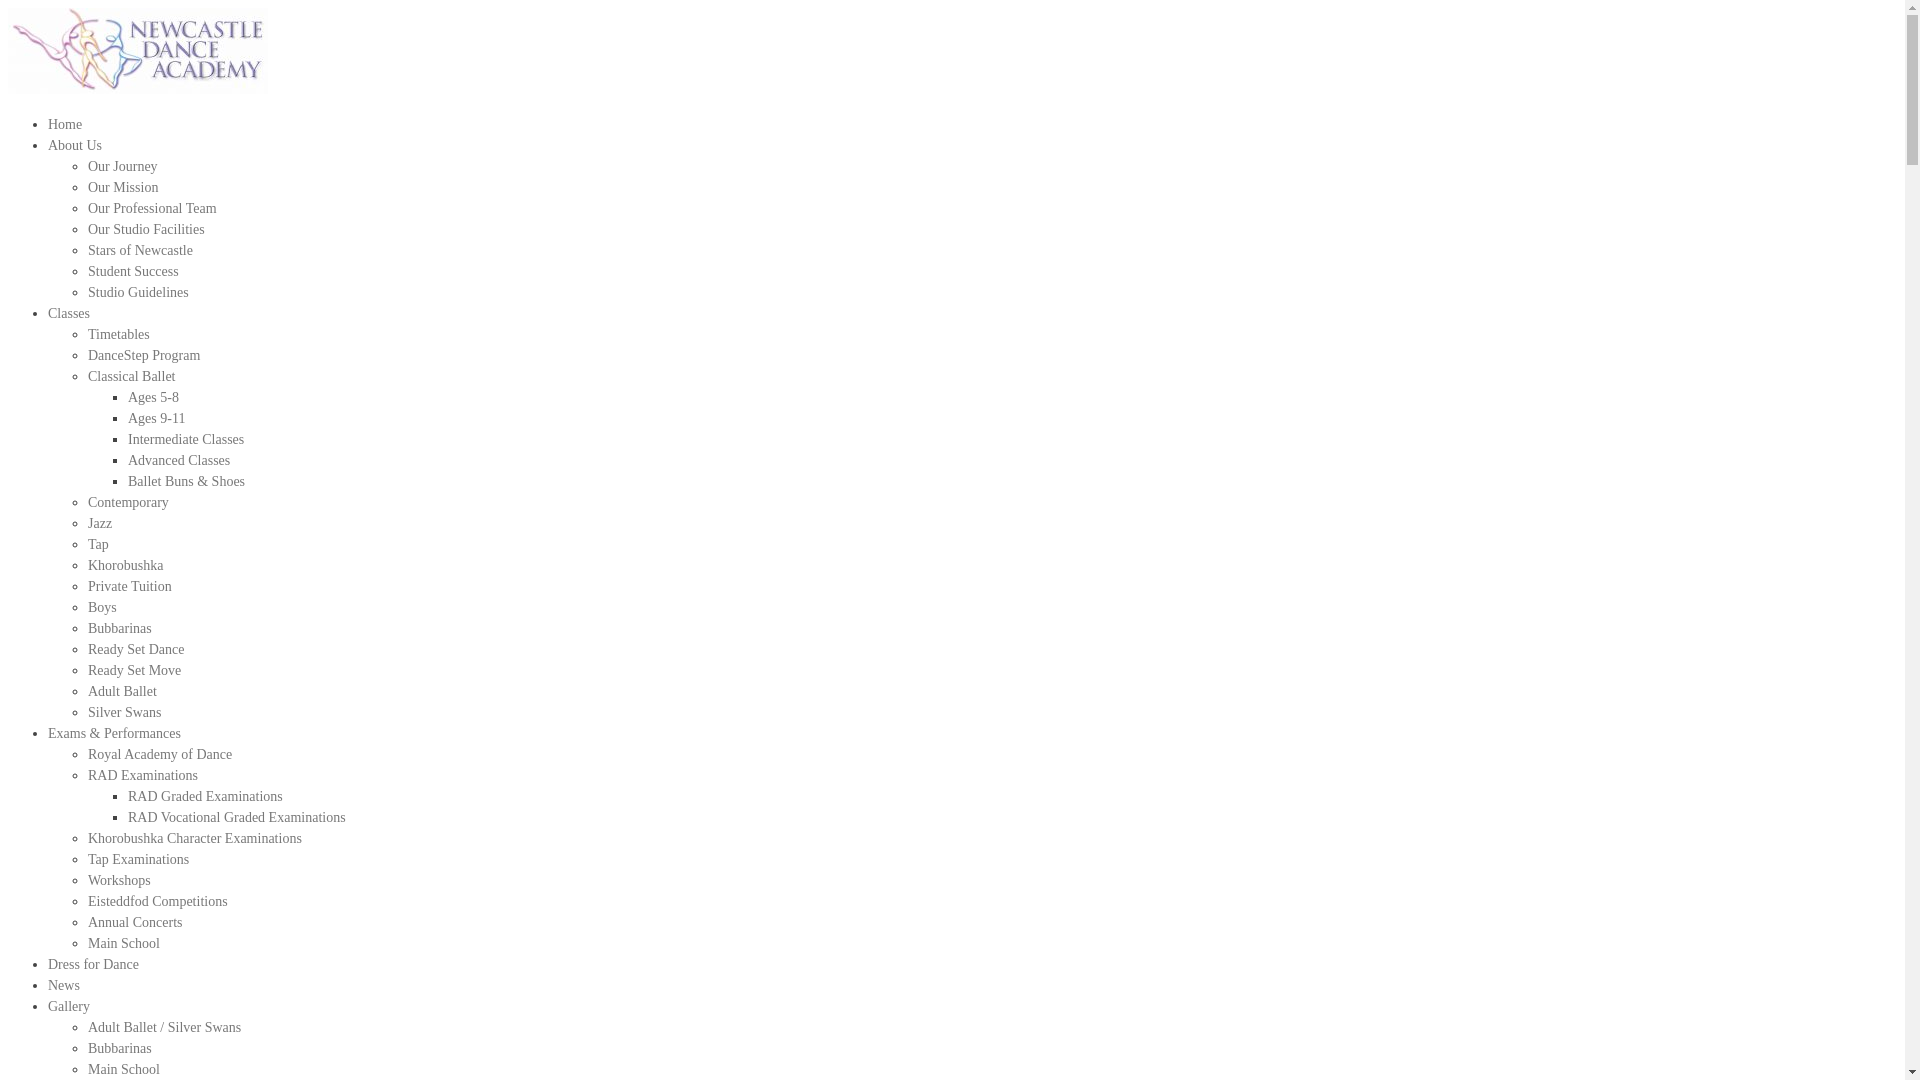  What do you see at coordinates (134, 649) in the screenshot?
I see `'Ready Set Dance'` at bounding box center [134, 649].